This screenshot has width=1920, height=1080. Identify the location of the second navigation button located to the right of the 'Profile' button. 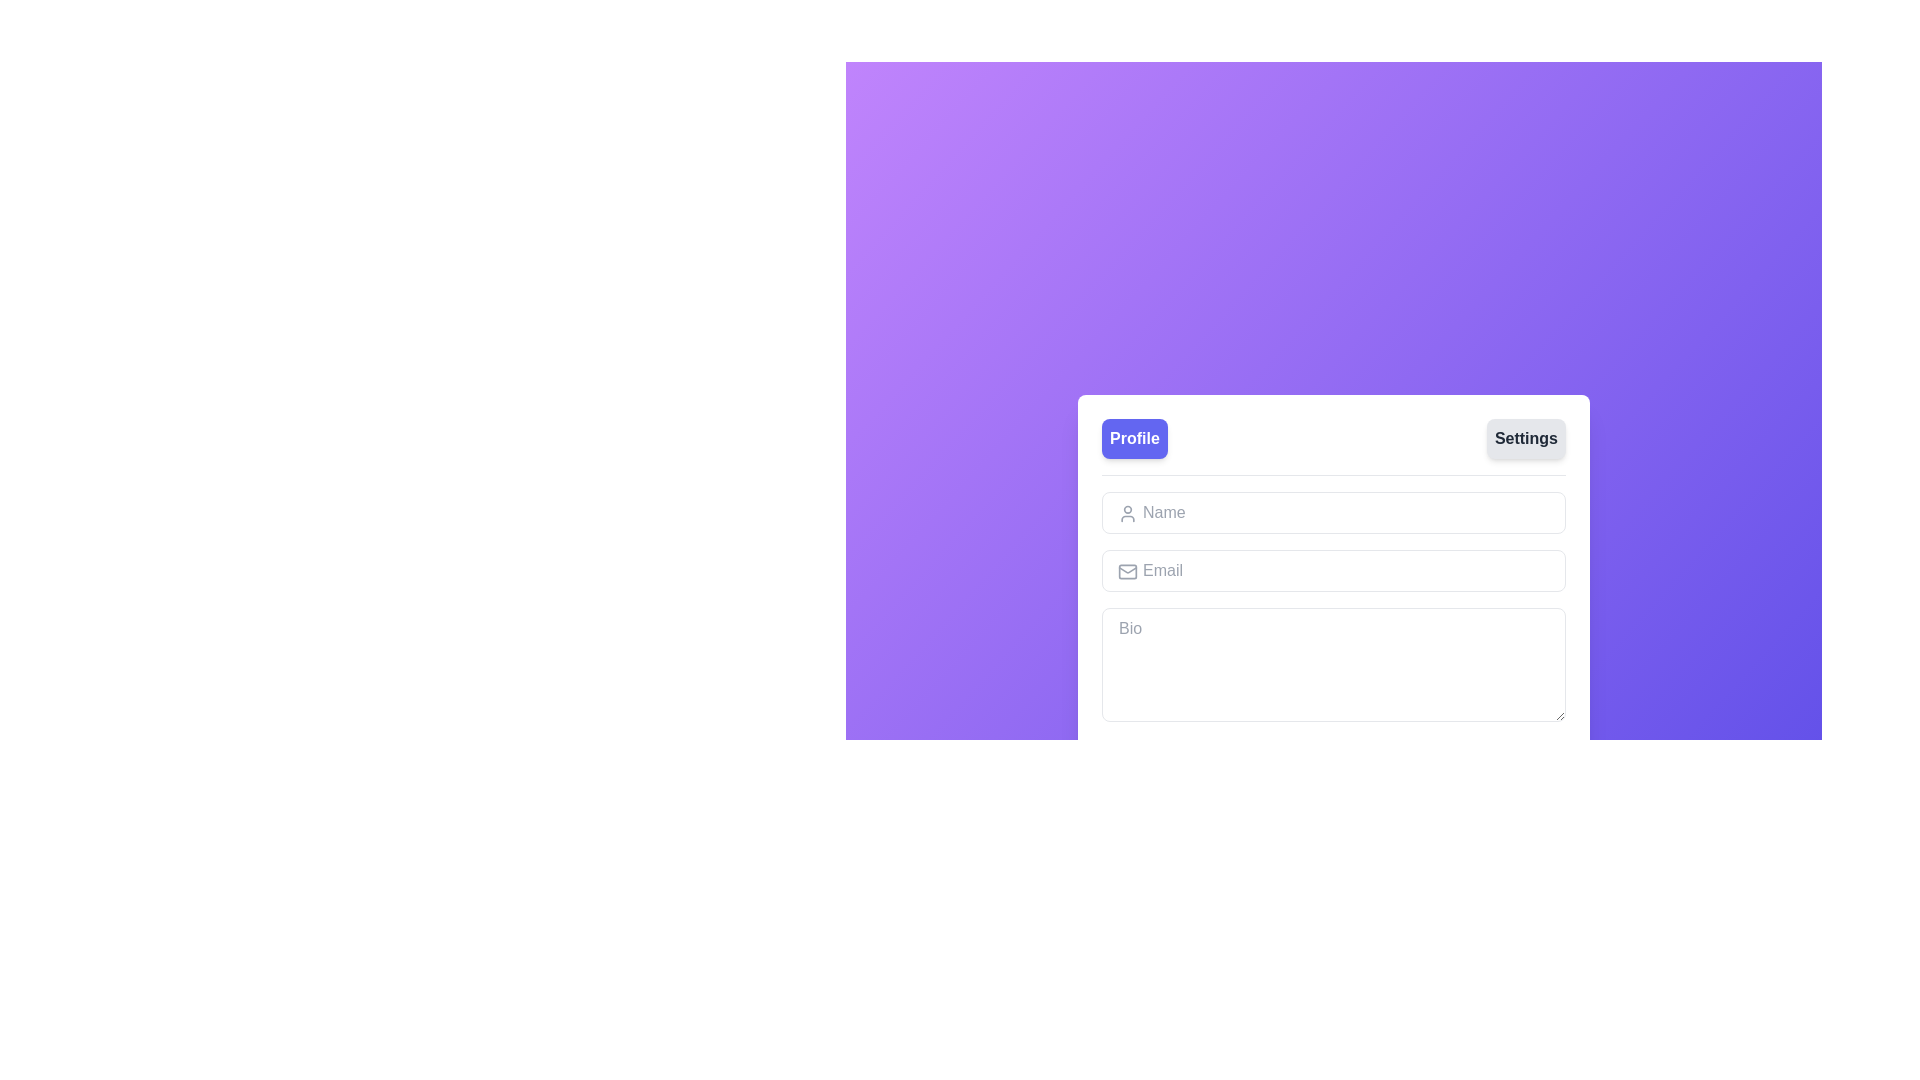
(1525, 438).